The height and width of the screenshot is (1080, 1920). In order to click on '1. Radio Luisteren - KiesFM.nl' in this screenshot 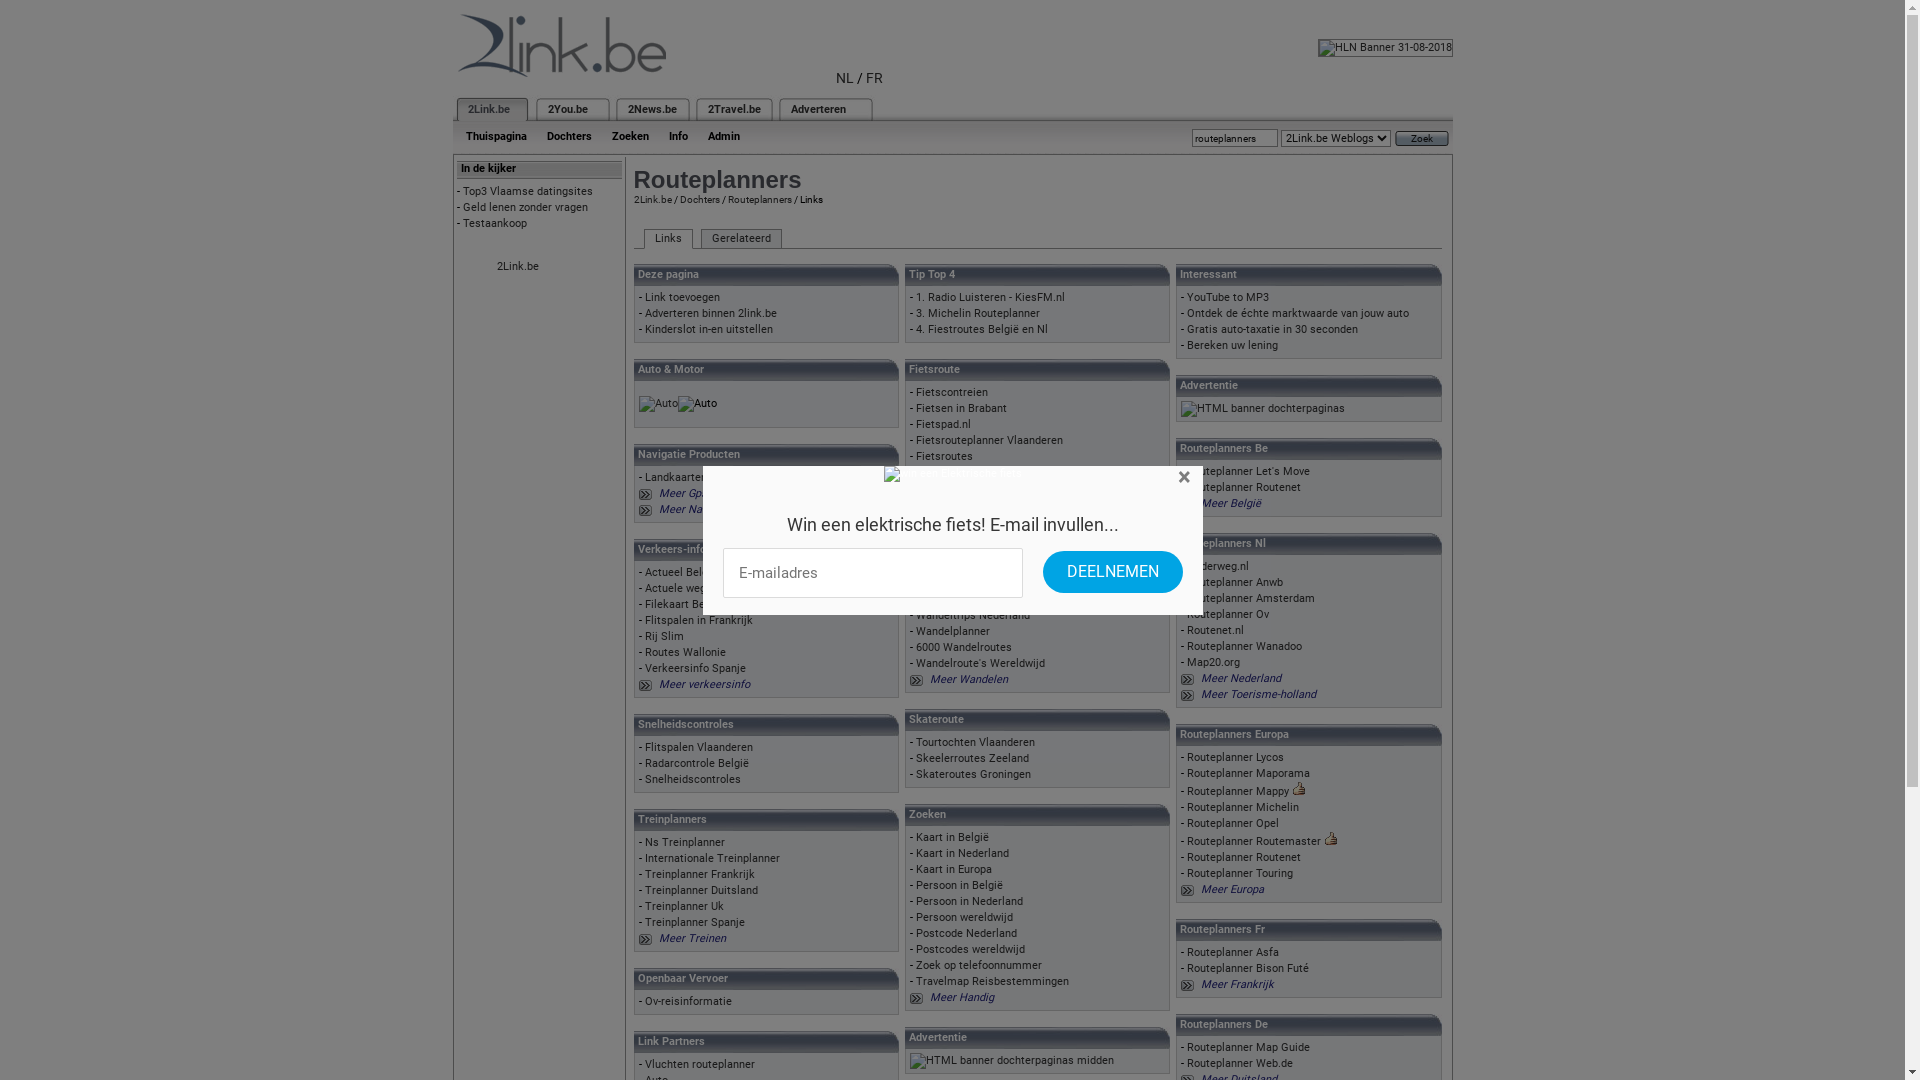, I will do `click(990, 297)`.